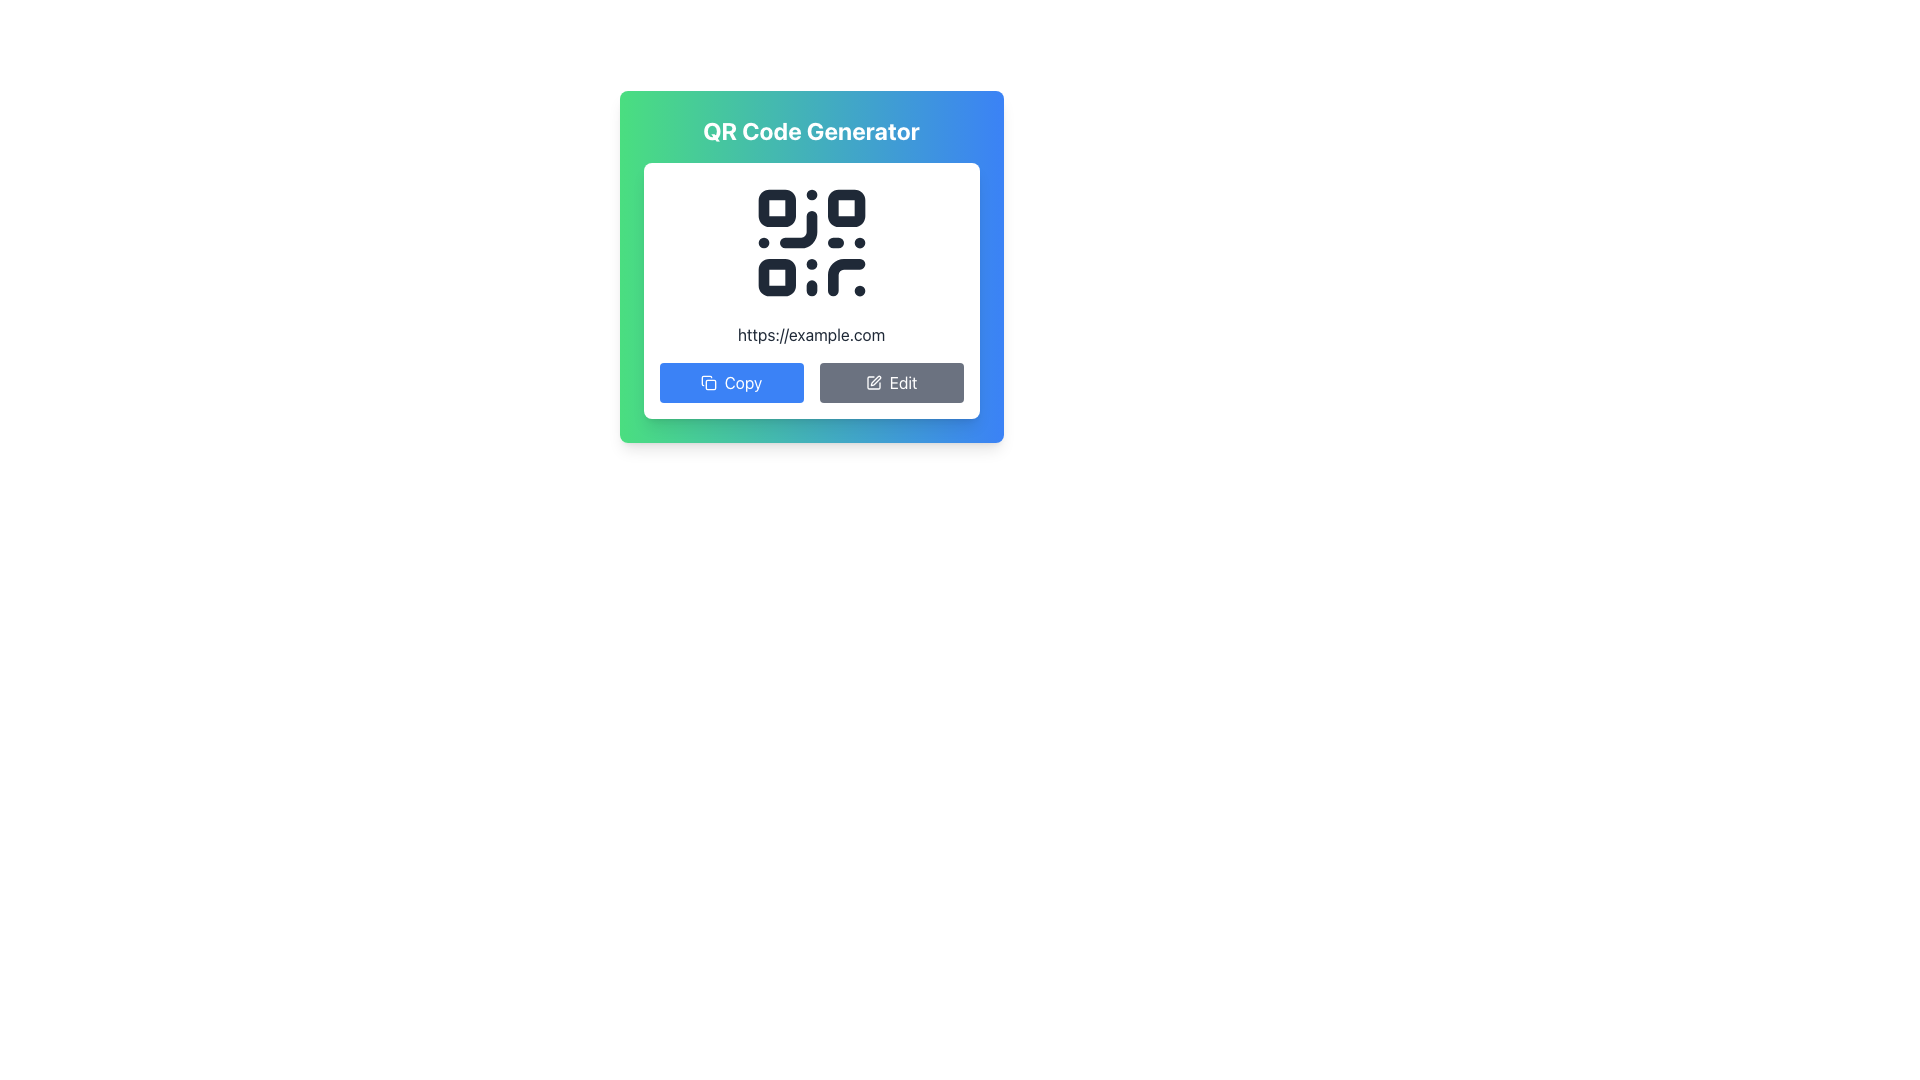  Describe the element at coordinates (811, 334) in the screenshot. I see `the text element displaying the URL 'https://example.com', located below the QR code and above the 'Copy' and 'Edit' buttons` at that location.